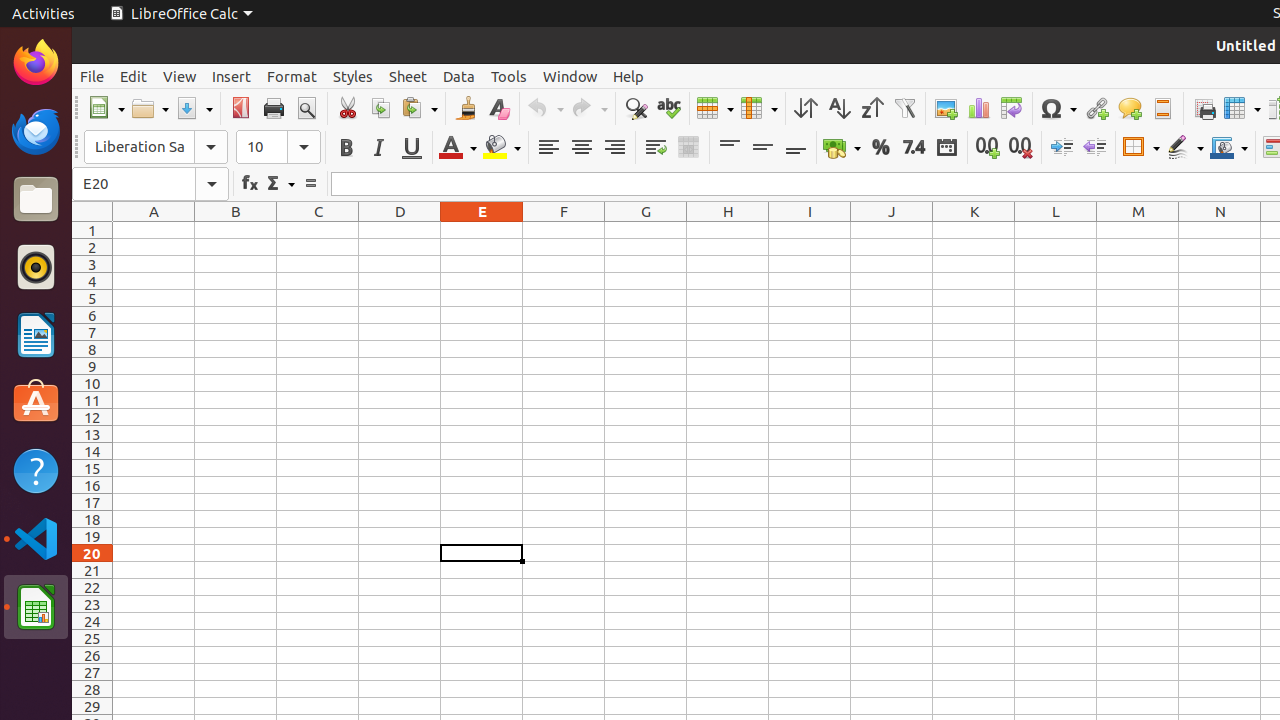 The image size is (1280, 720). What do you see at coordinates (1218, 229) in the screenshot?
I see `'N1'` at bounding box center [1218, 229].